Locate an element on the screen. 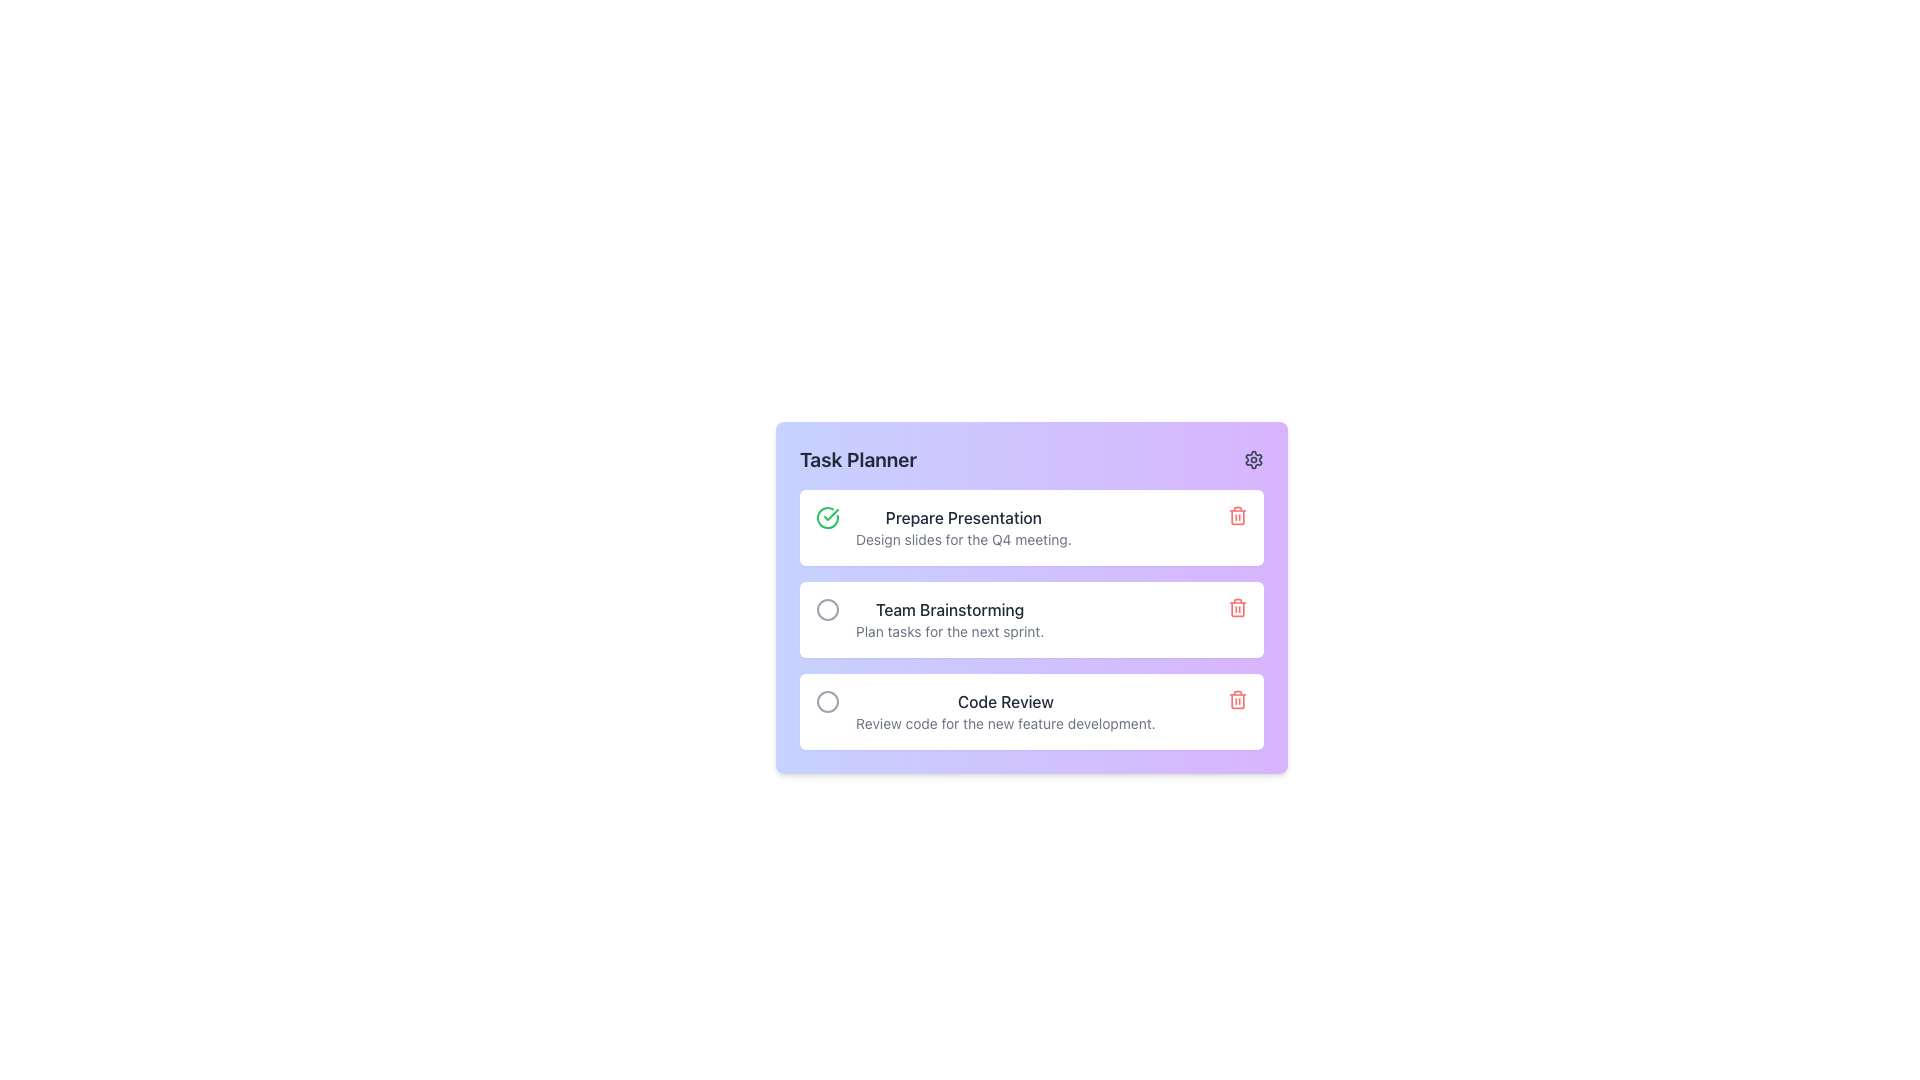 The width and height of the screenshot is (1920, 1080). the completion icon located to the left of the task title 'Prepare Presentation' is located at coordinates (828, 516).